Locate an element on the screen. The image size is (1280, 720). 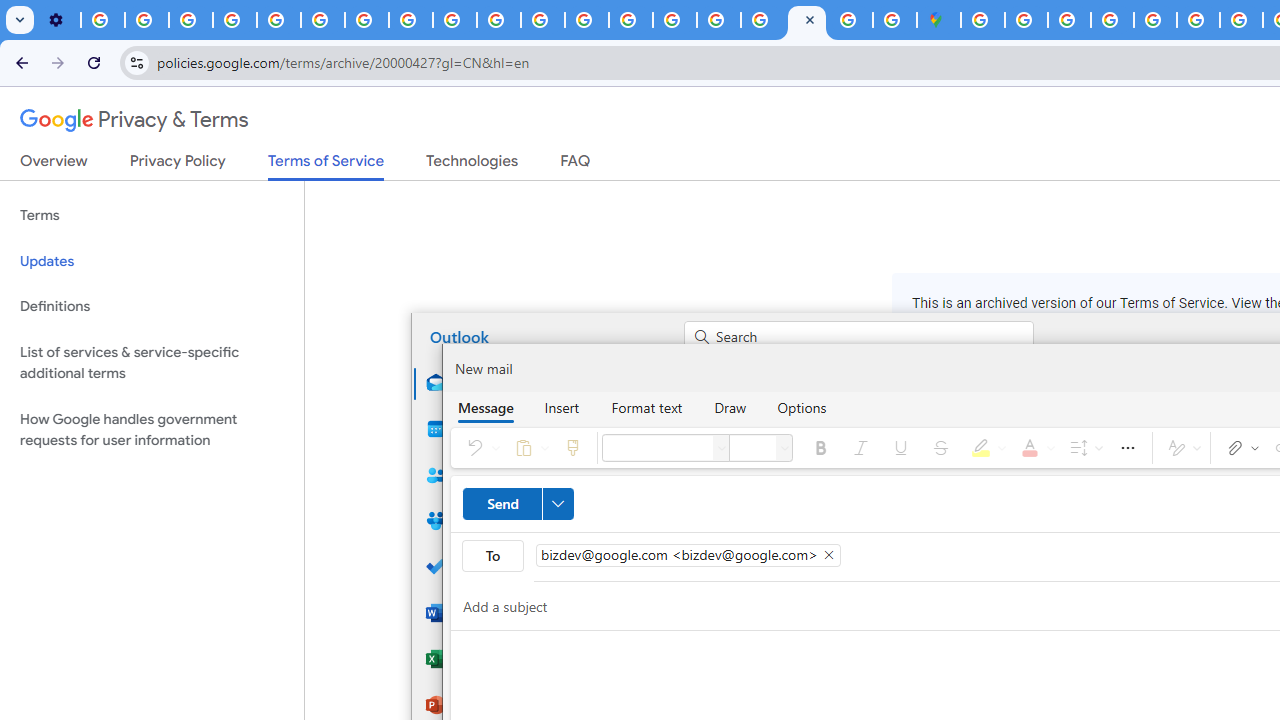
'Undo' is located at coordinates (478, 446).